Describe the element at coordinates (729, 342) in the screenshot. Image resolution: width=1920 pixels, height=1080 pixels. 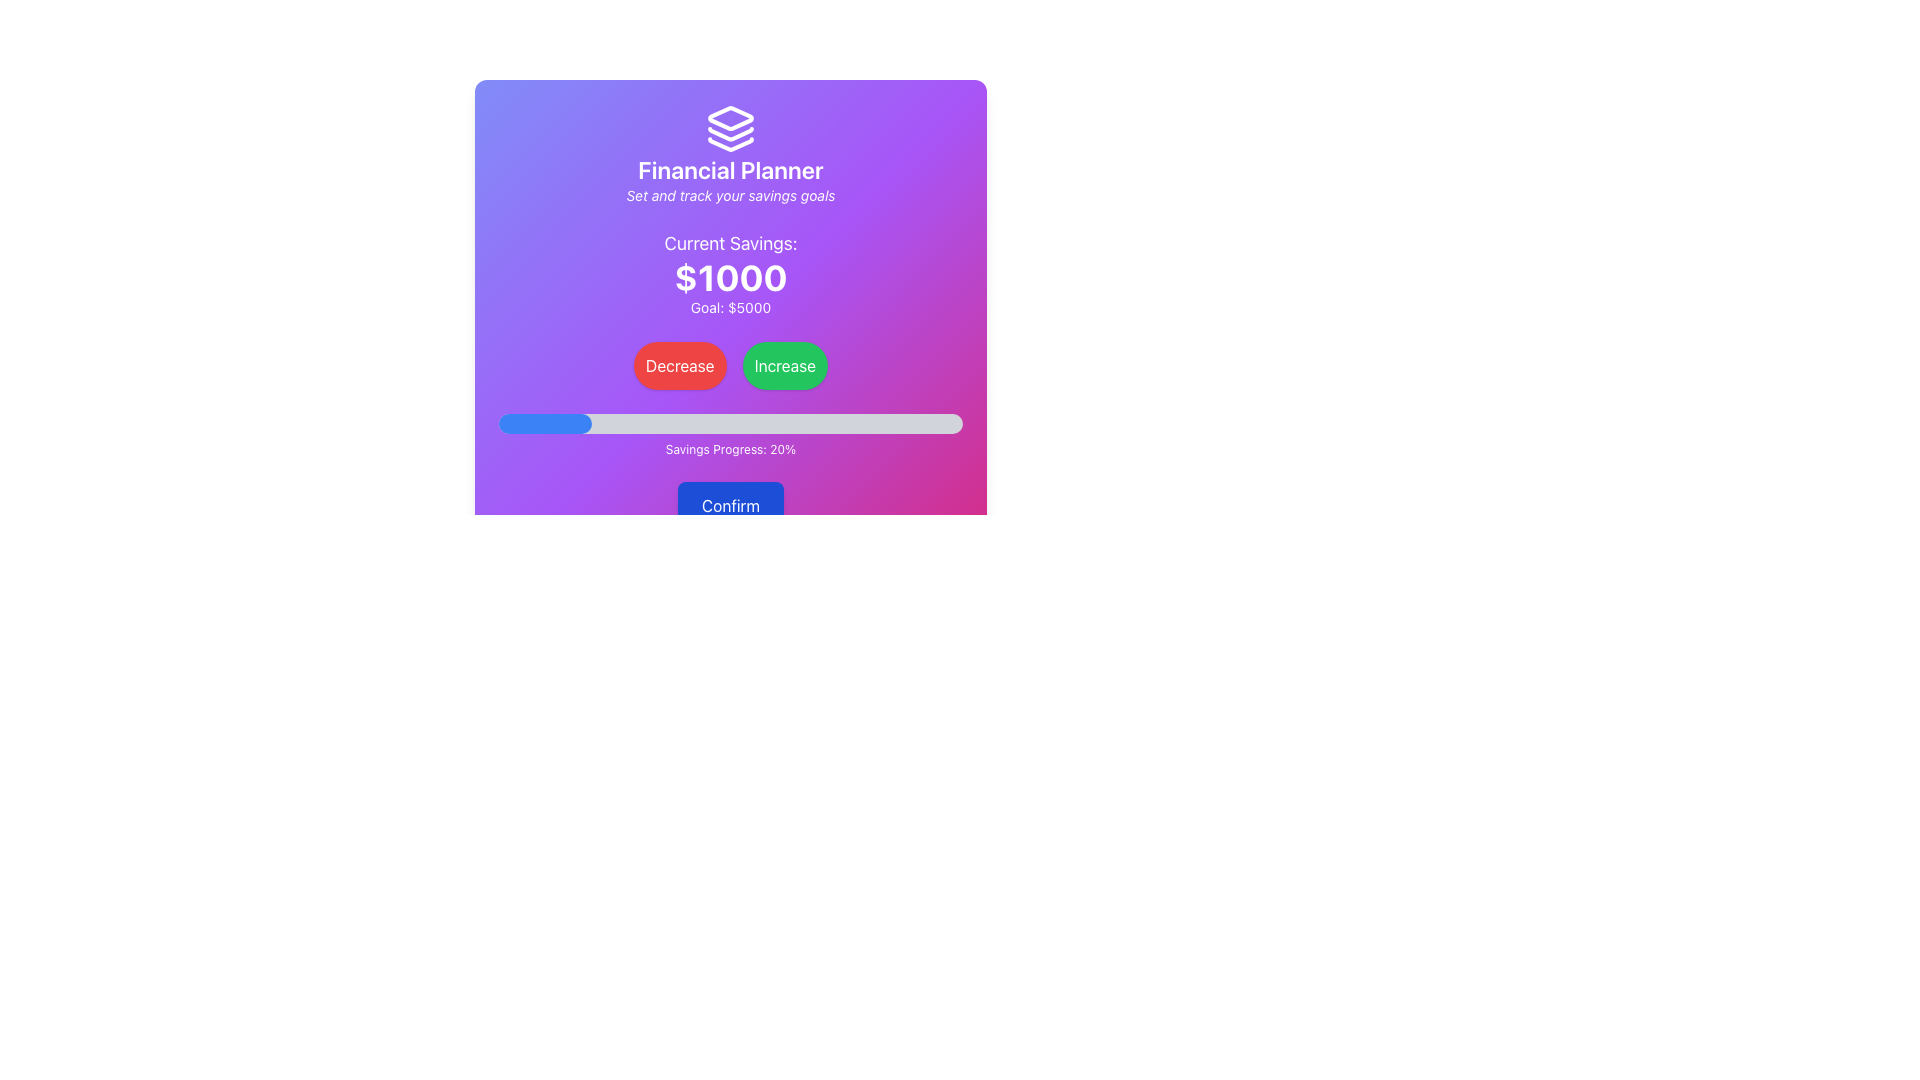
I see `the buttons in the financial information composite component located within the 'Financial Planner' panel` at that location.